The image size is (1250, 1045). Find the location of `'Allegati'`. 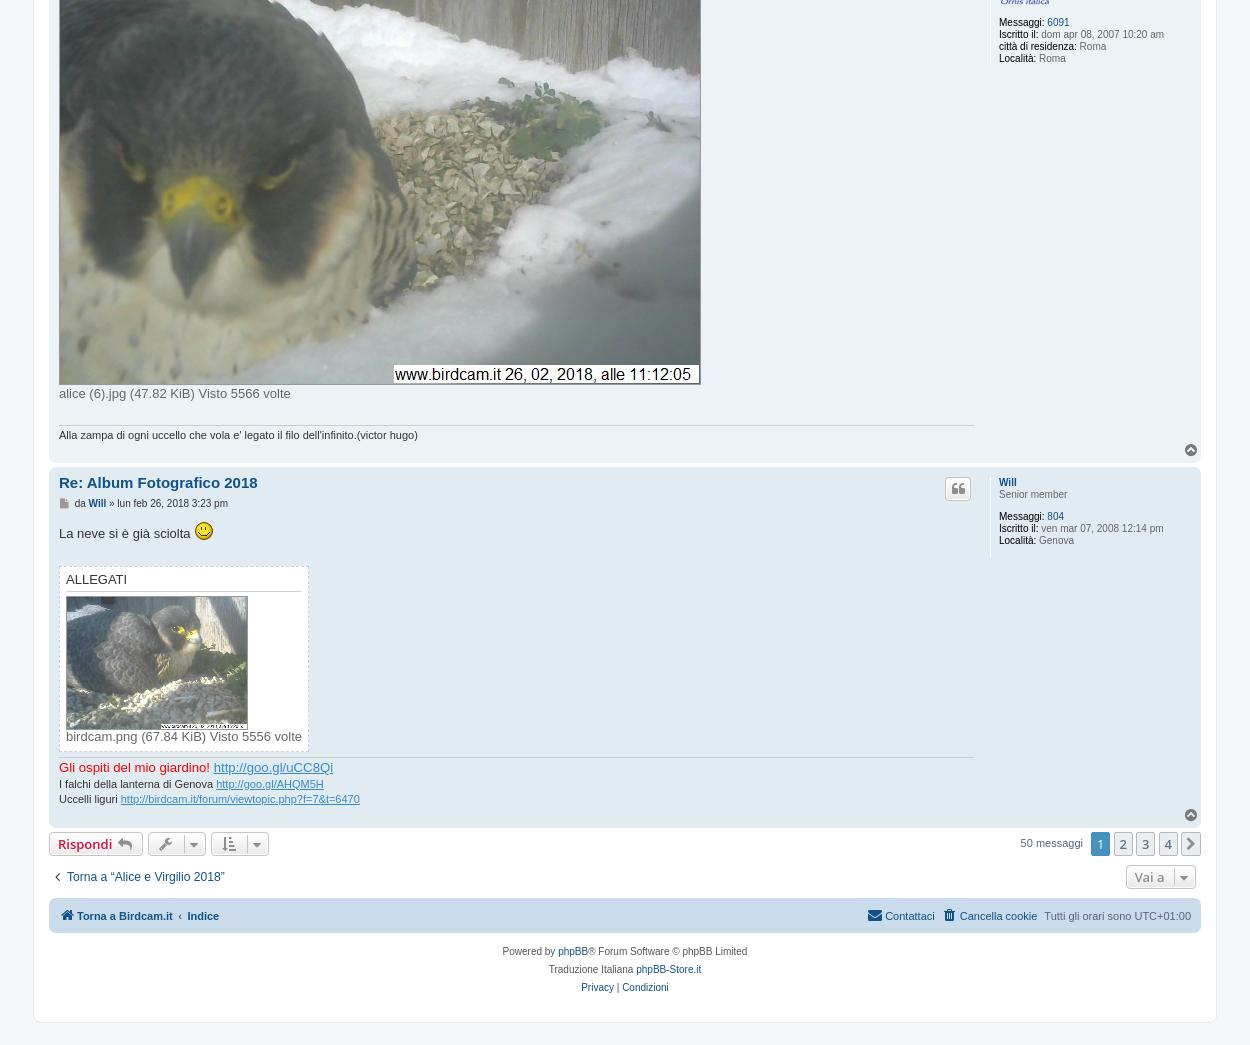

'Allegati' is located at coordinates (95, 578).